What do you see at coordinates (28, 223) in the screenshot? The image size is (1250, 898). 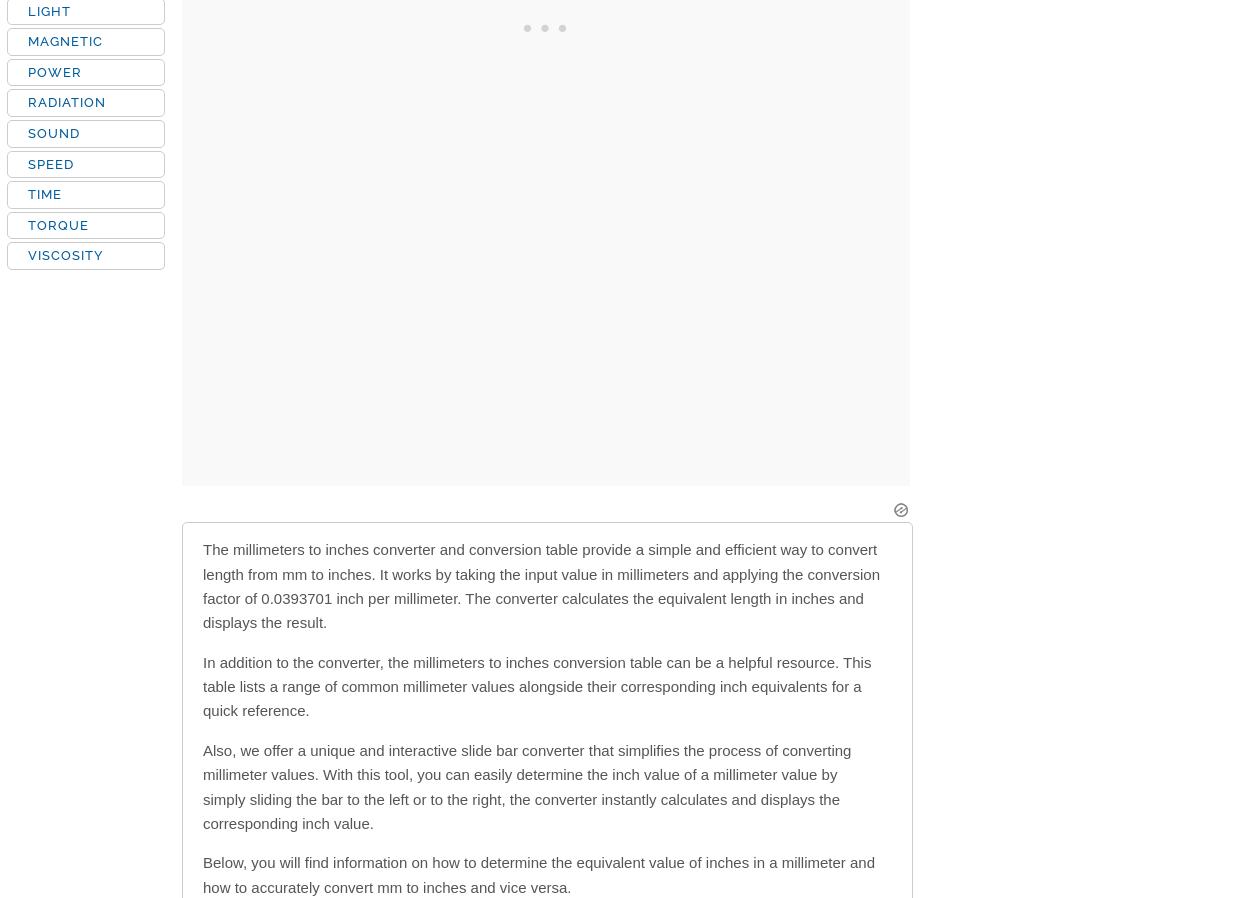 I see `'TORQUE'` at bounding box center [28, 223].